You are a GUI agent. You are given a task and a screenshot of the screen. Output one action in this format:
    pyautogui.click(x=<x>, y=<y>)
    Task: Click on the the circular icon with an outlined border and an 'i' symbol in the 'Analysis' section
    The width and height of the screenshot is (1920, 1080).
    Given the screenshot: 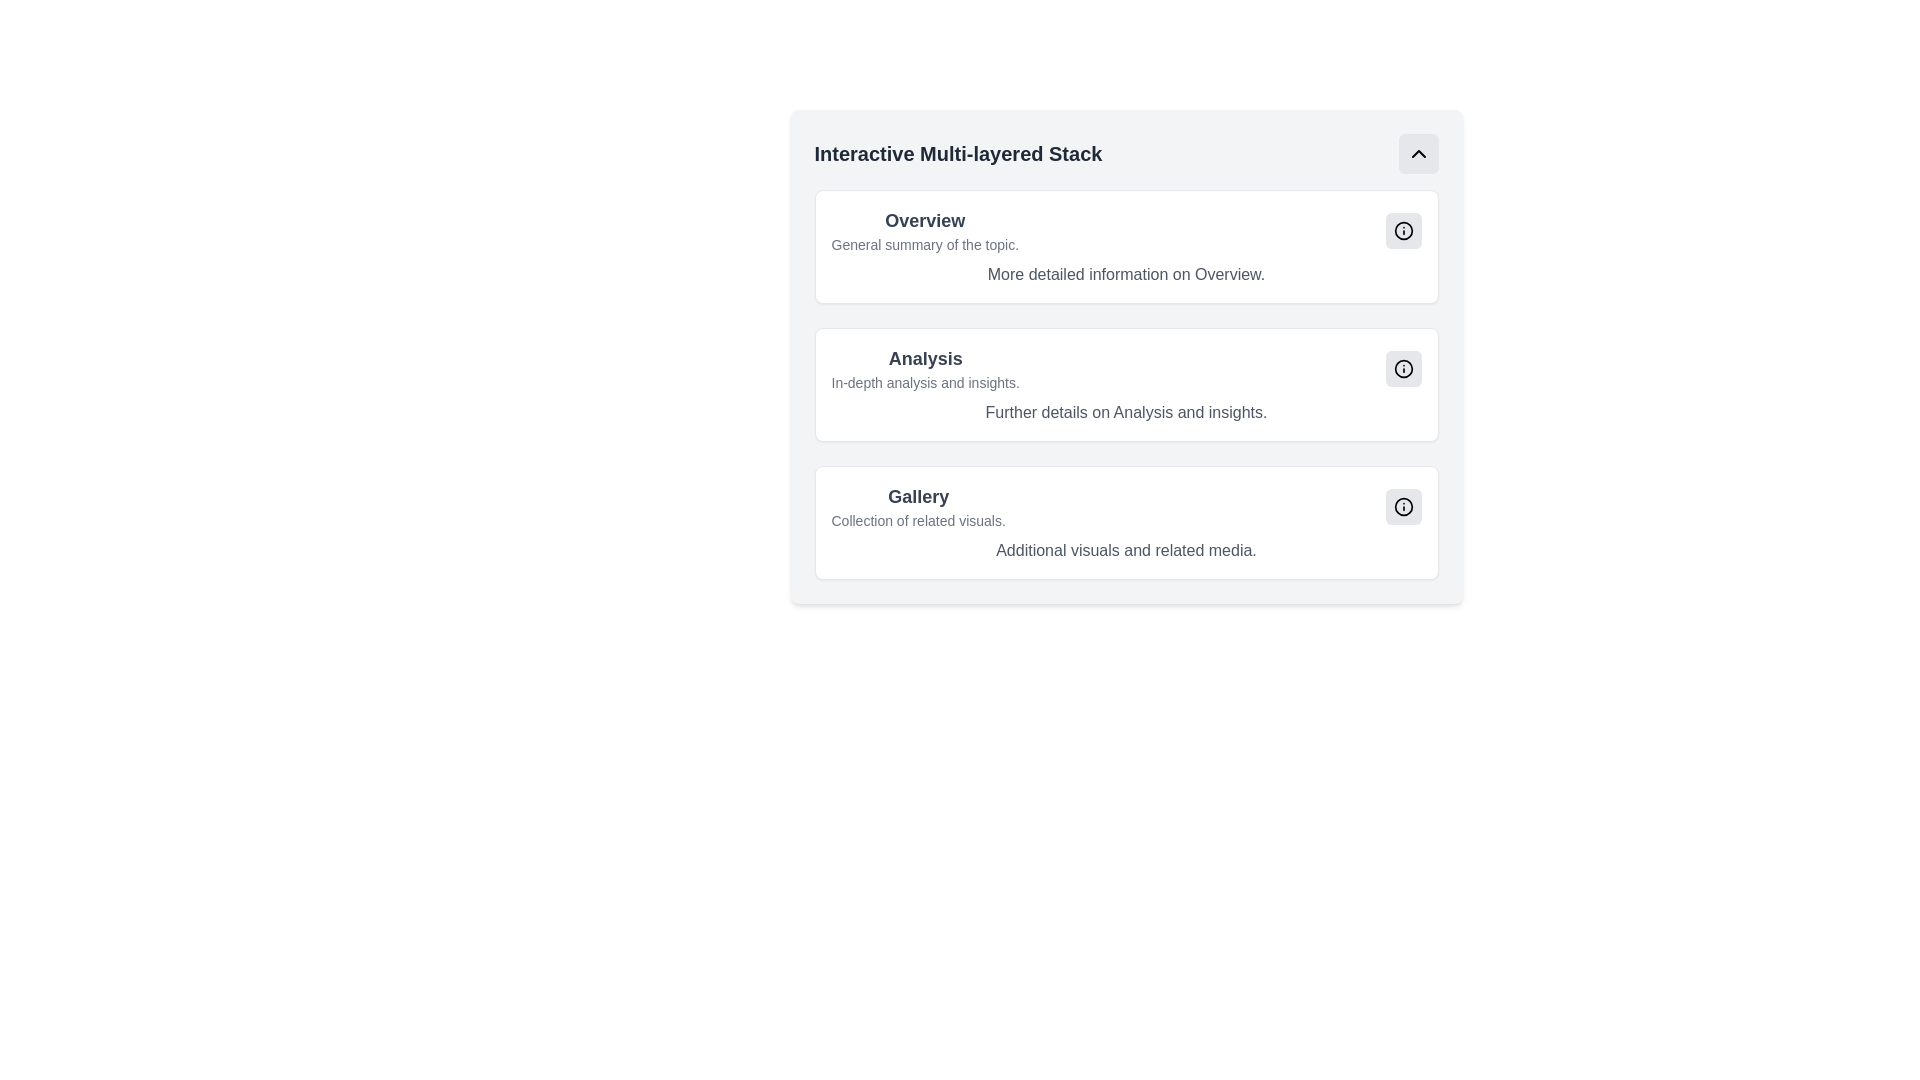 What is the action you would take?
    pyautogui.click(x=1402, y=369)
    